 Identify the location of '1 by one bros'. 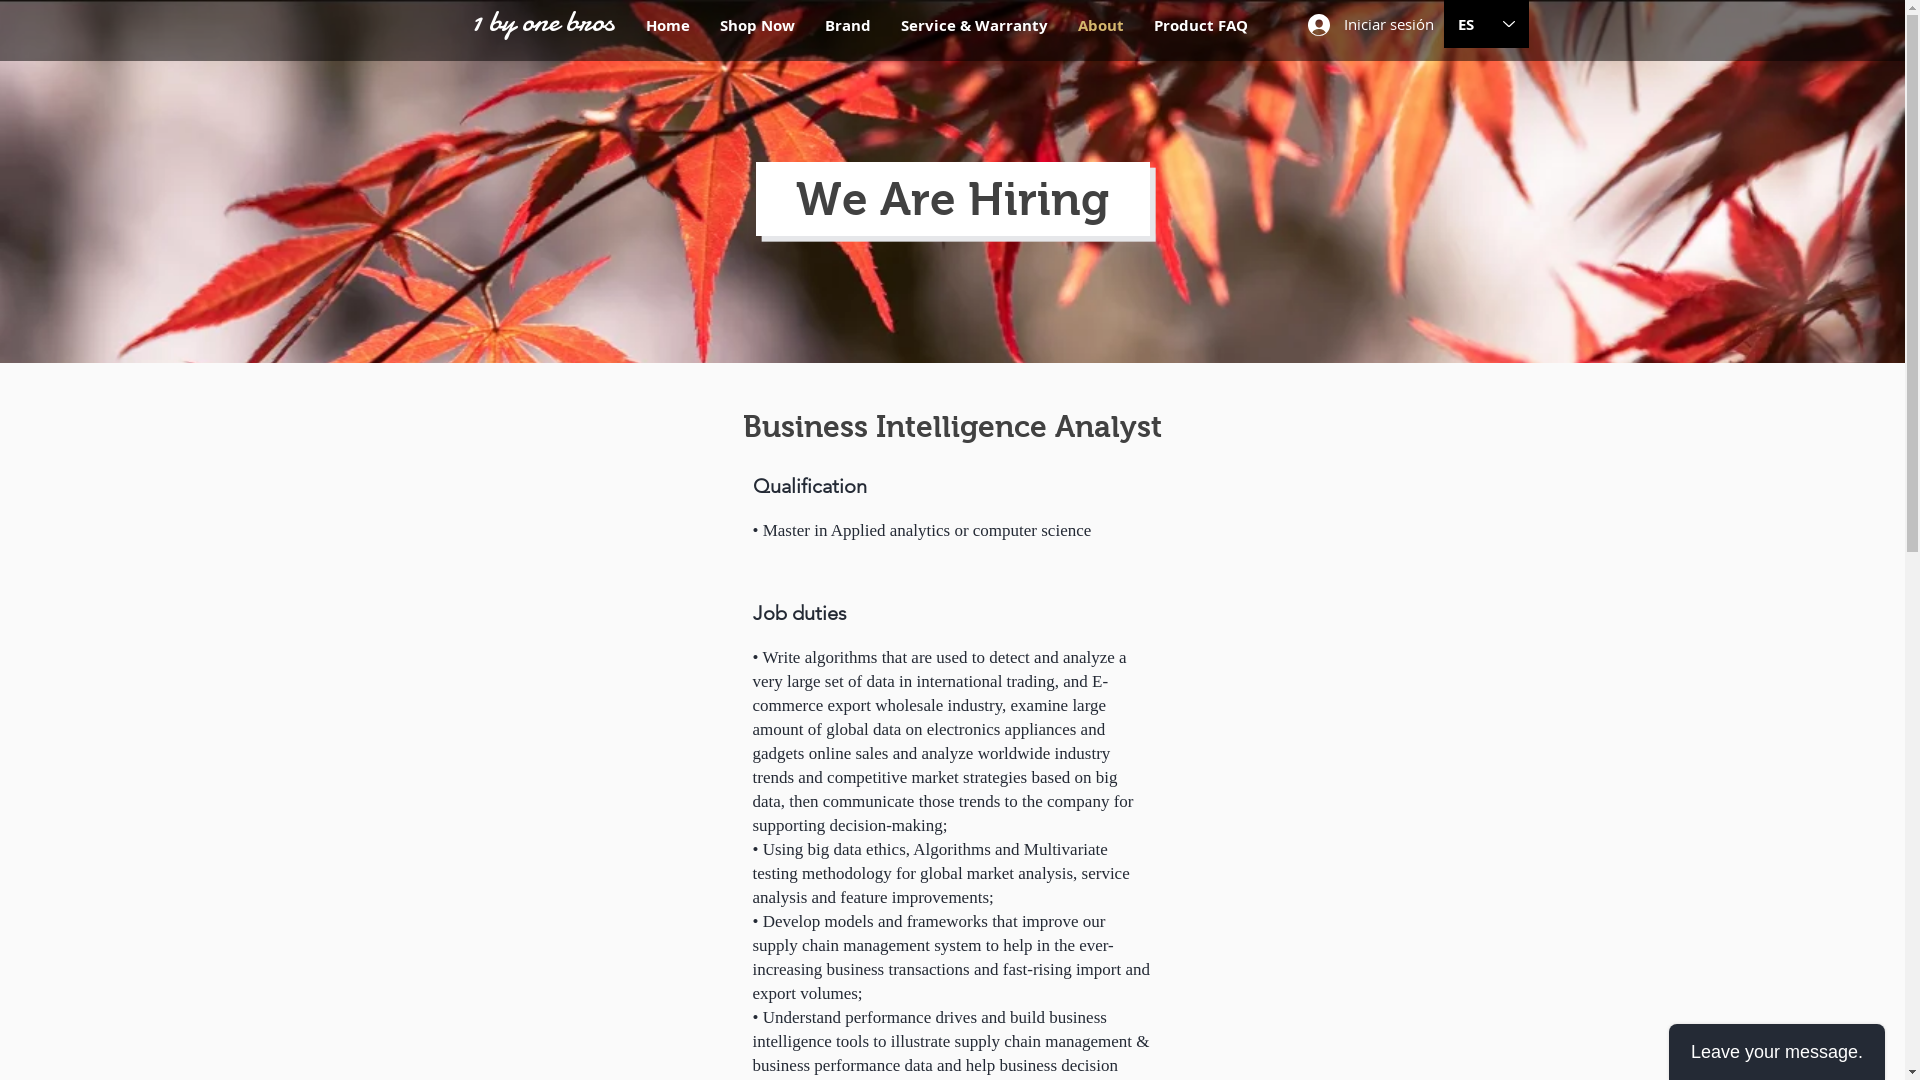
(542, 21).